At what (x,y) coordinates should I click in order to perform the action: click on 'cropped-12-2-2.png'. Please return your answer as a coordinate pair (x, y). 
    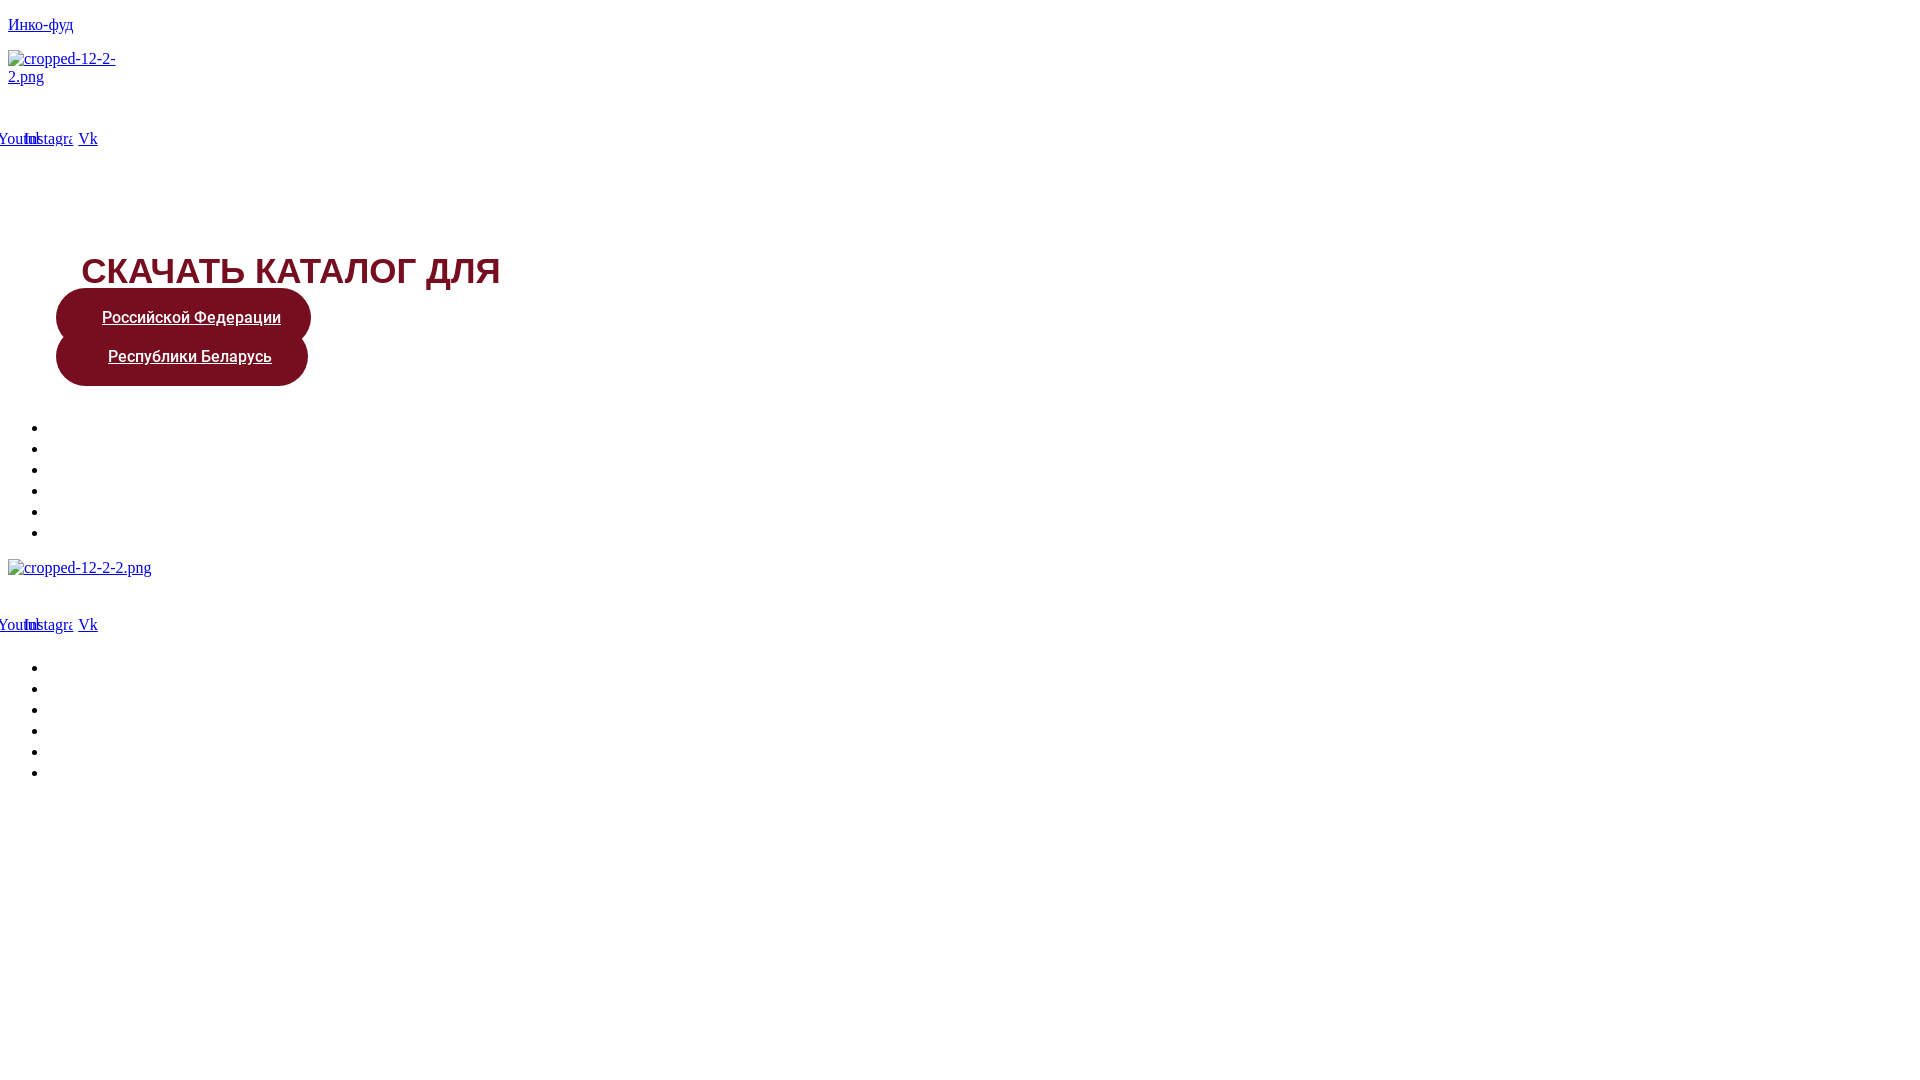
    Looking at the image, I should click on (76, 67).